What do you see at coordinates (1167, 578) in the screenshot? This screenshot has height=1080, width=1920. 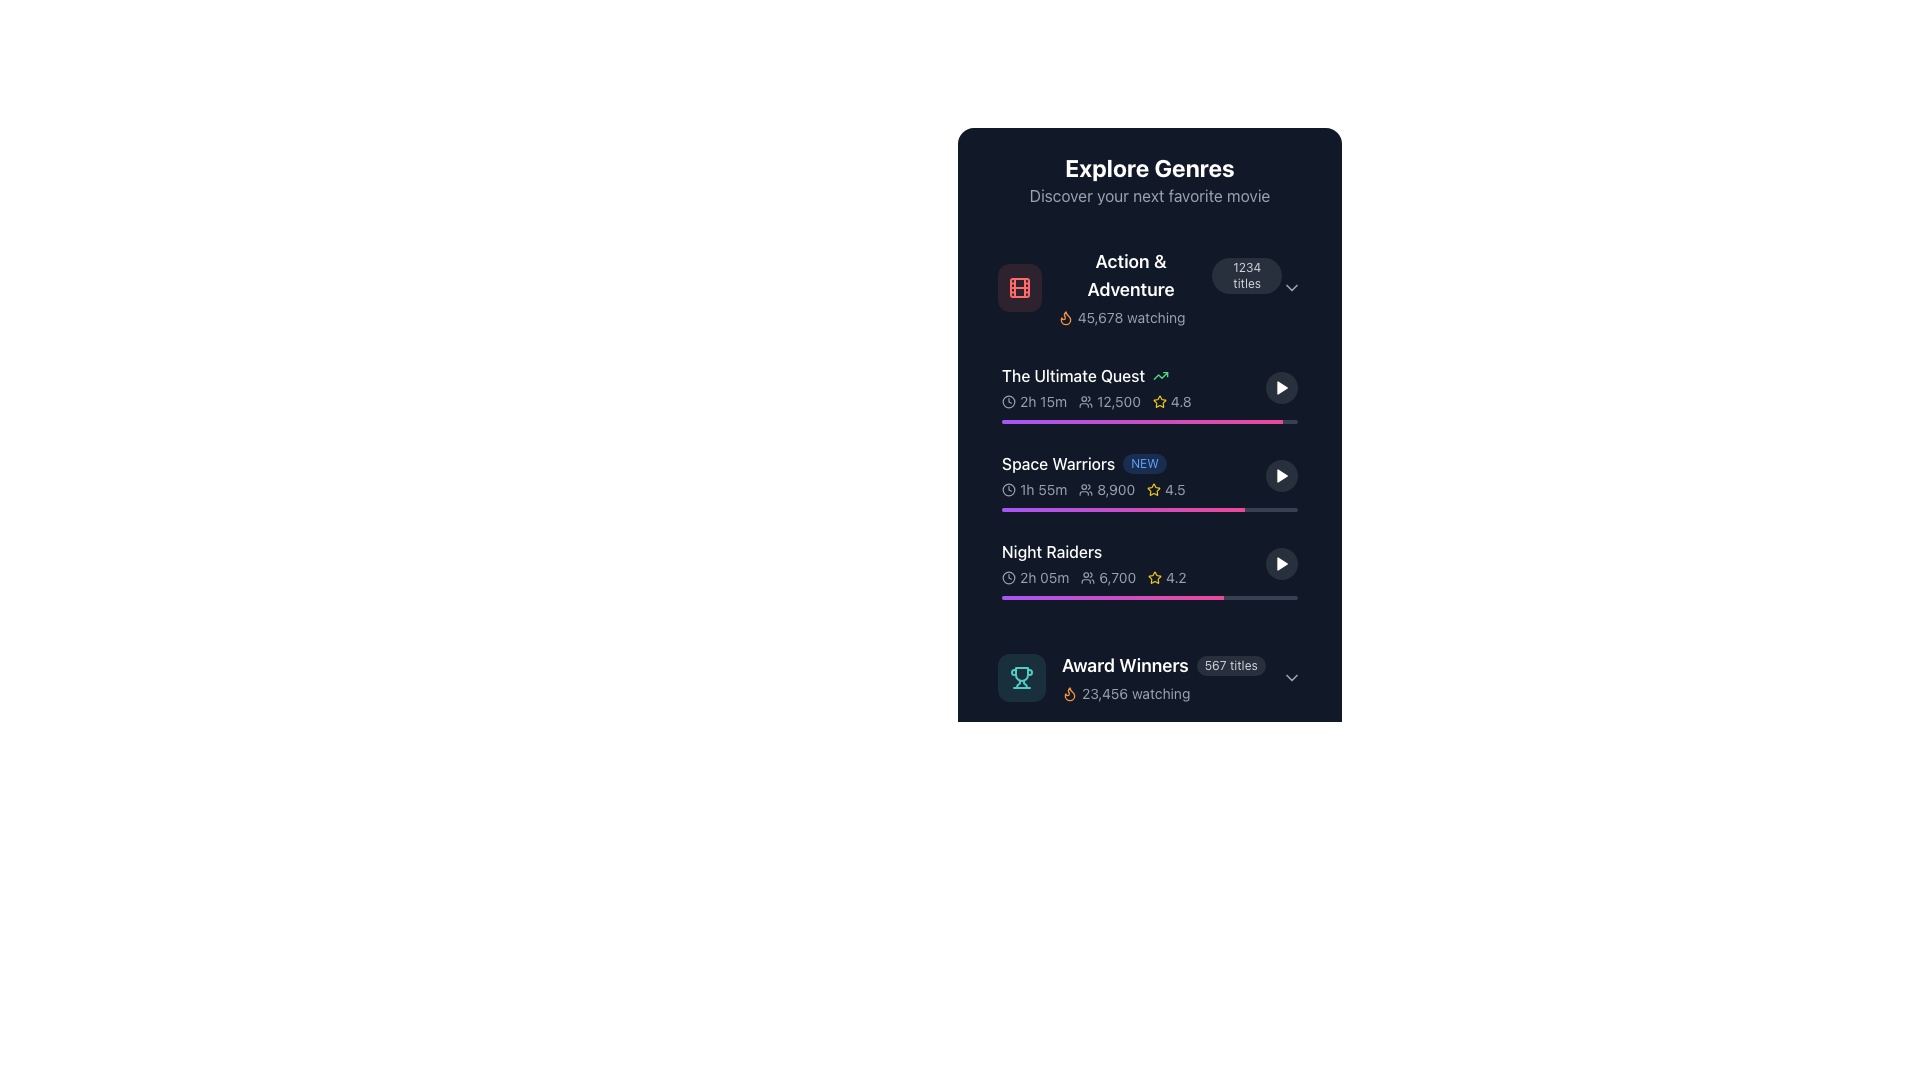 I see `the Rating display for 'Night Raiders', which features a yellow star icon and the gray text '4.2', located near the viewer count and duration` at bounding box center [1167, 578].